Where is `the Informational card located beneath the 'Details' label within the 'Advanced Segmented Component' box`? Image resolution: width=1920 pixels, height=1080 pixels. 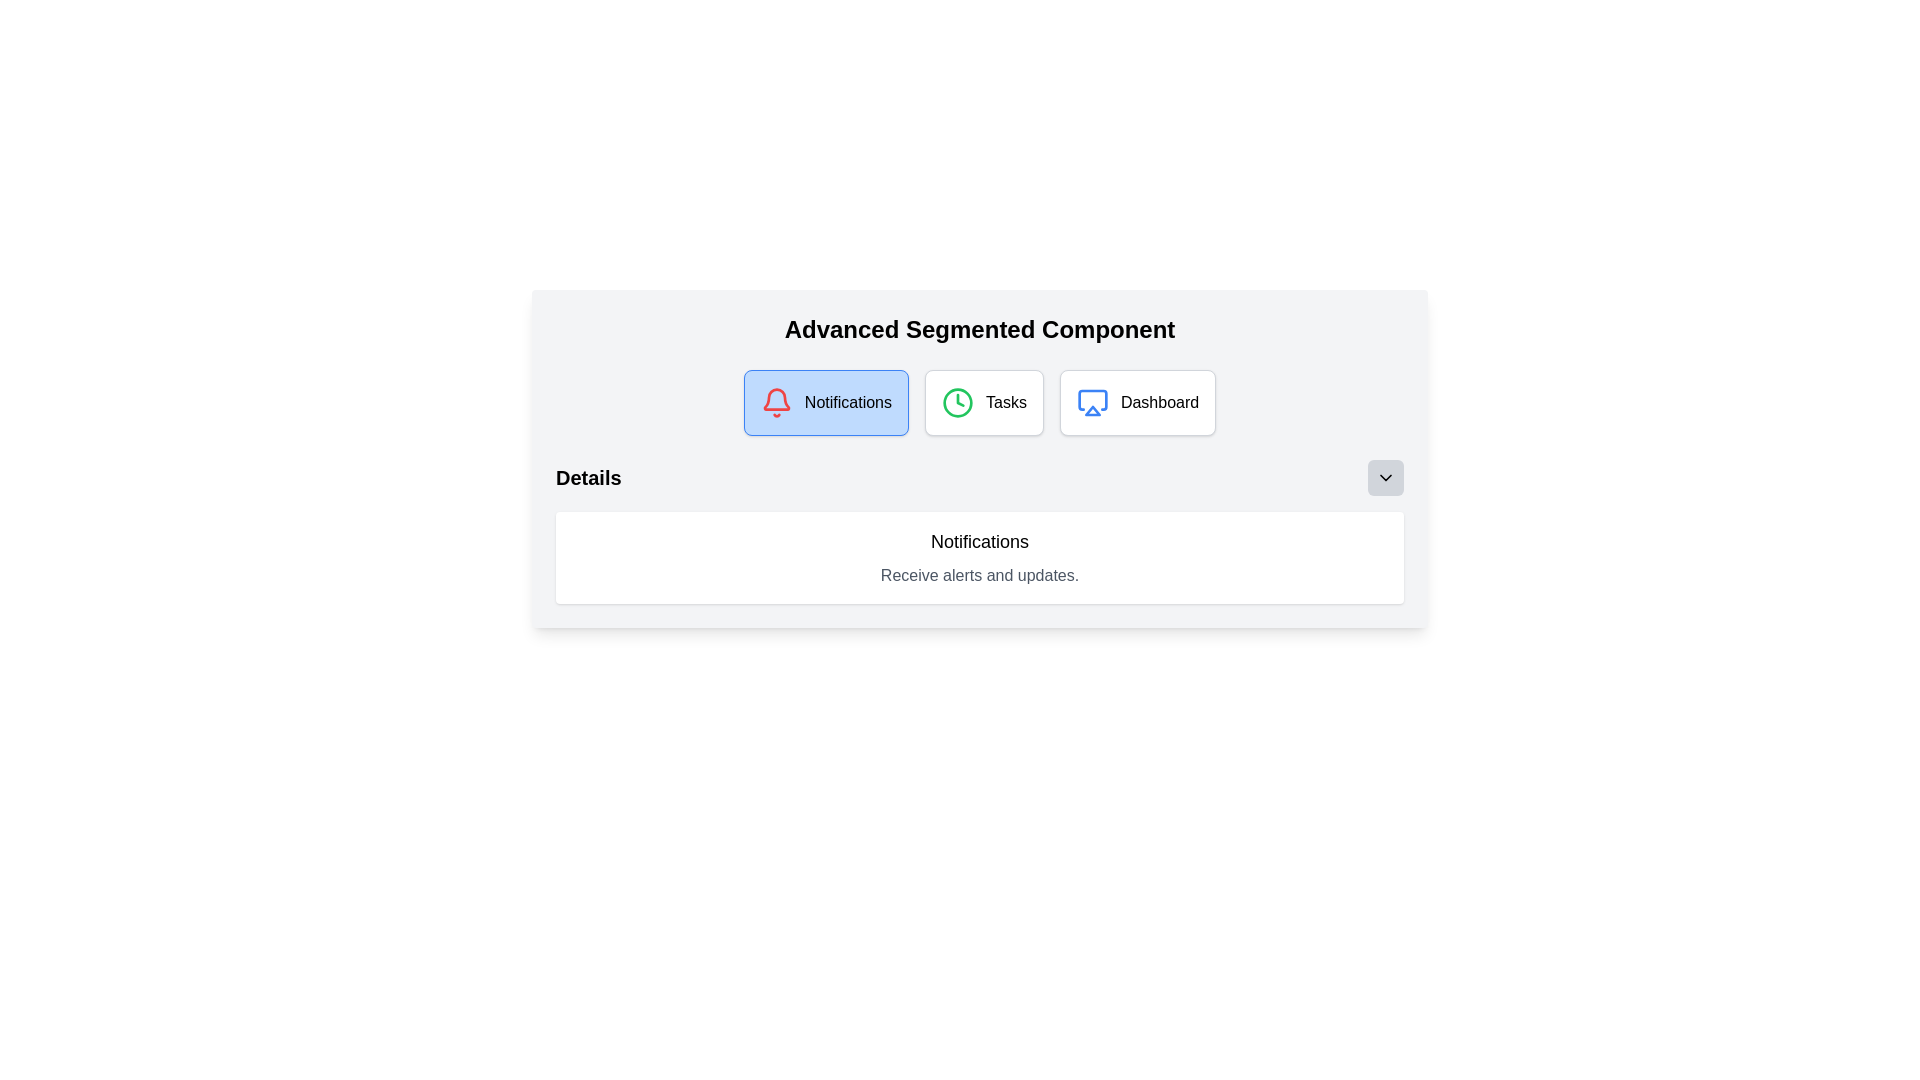 the Informational card located beneath the 'Details' label within the 'Advanced Segmented Component' box is located at coordinates (979, 558).